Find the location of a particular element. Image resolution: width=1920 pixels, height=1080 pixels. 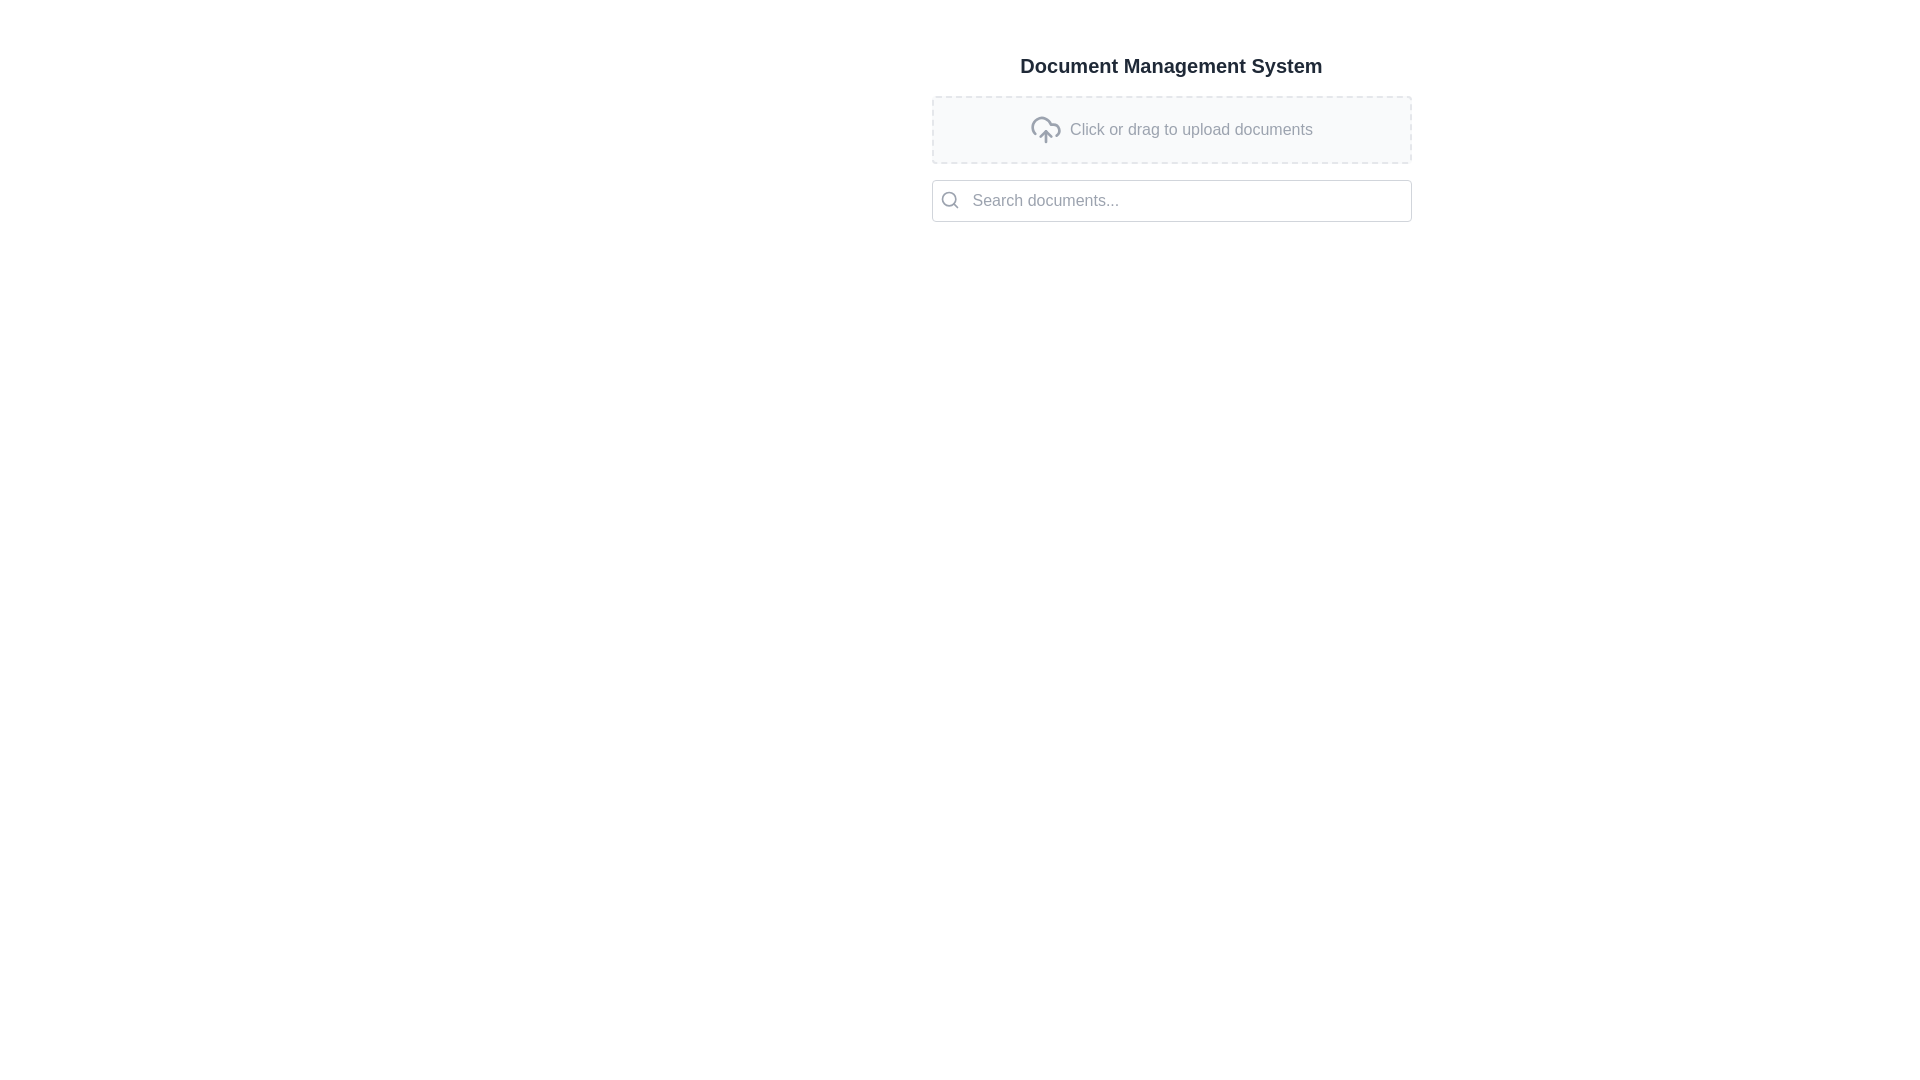

files onto the Drag-and-drop upload area element, which is visually represented by a rectangular area with a dashed border and the text 'Click or drag is located at coordinates (1171, 130).